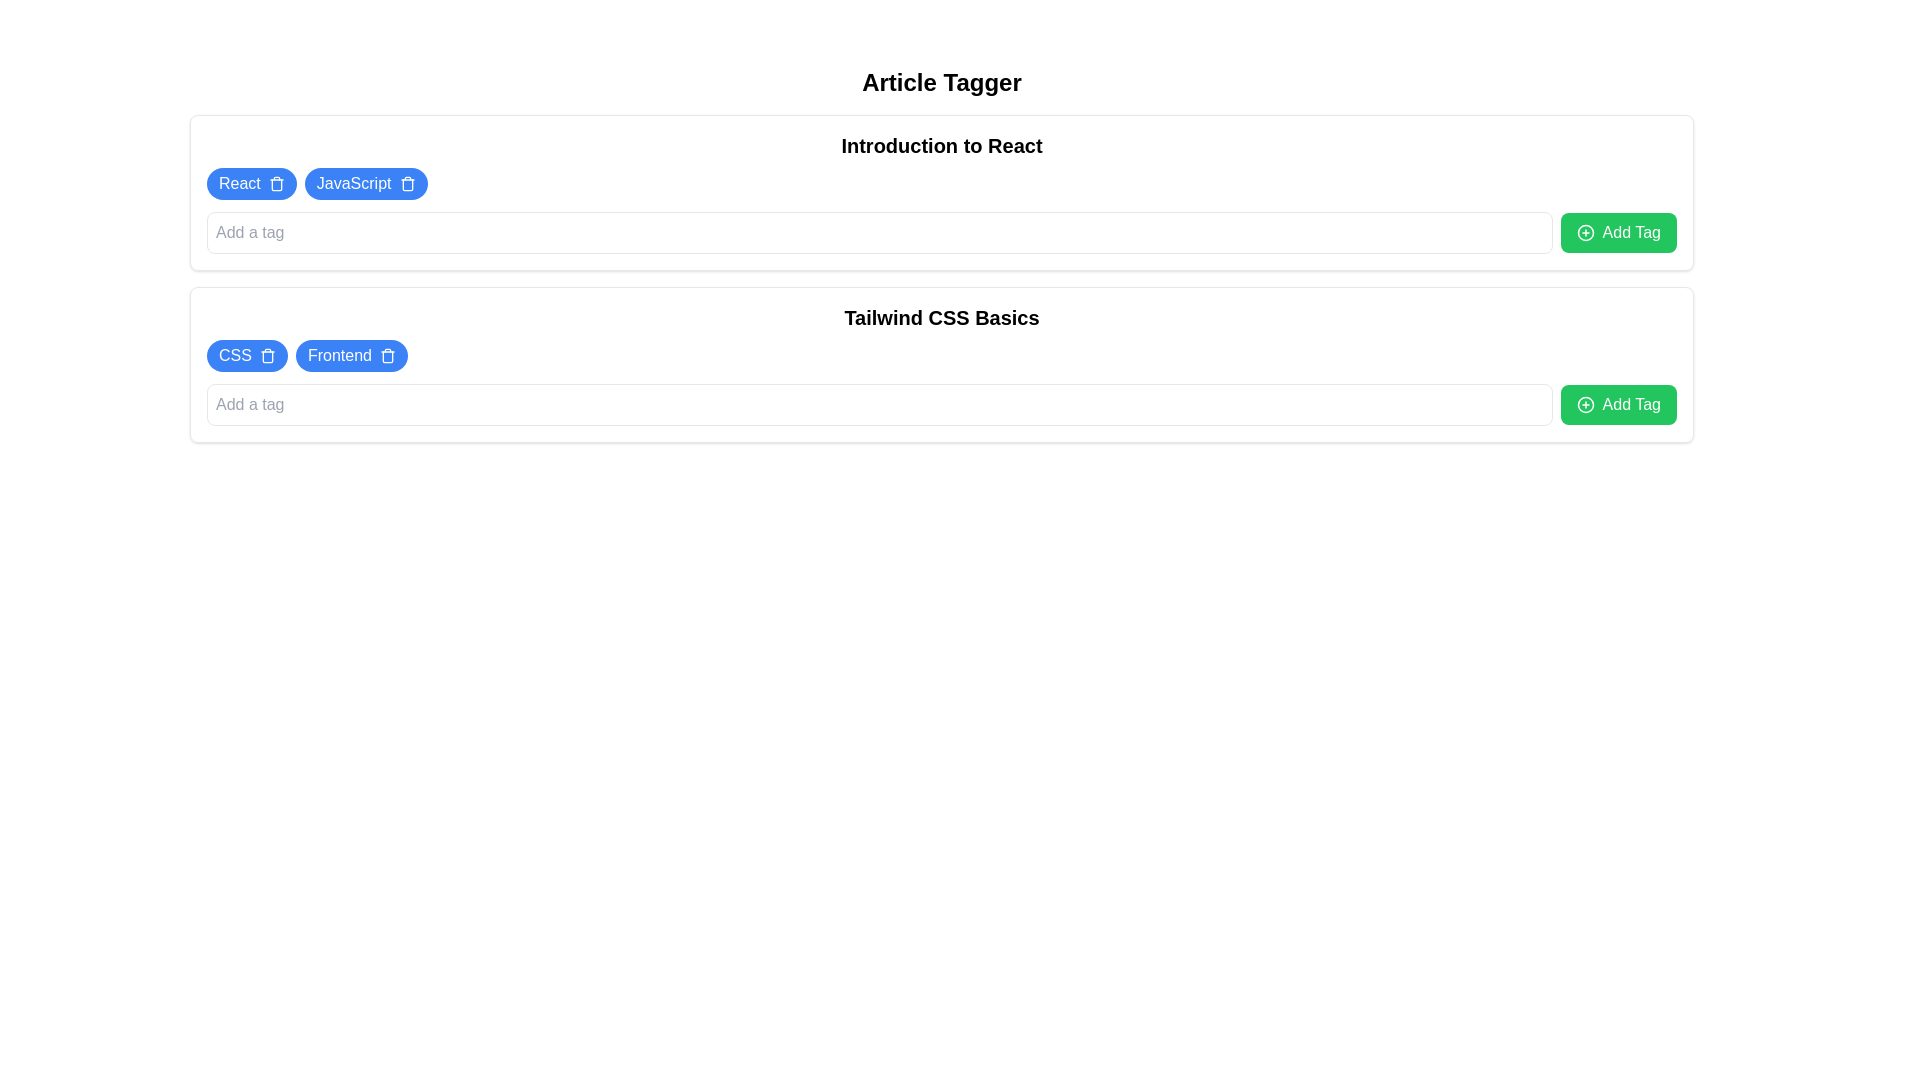  What do you see at coordinates (250, 184) in the screenshot?
I see `the React tag element` at bounding box center [250, 184].